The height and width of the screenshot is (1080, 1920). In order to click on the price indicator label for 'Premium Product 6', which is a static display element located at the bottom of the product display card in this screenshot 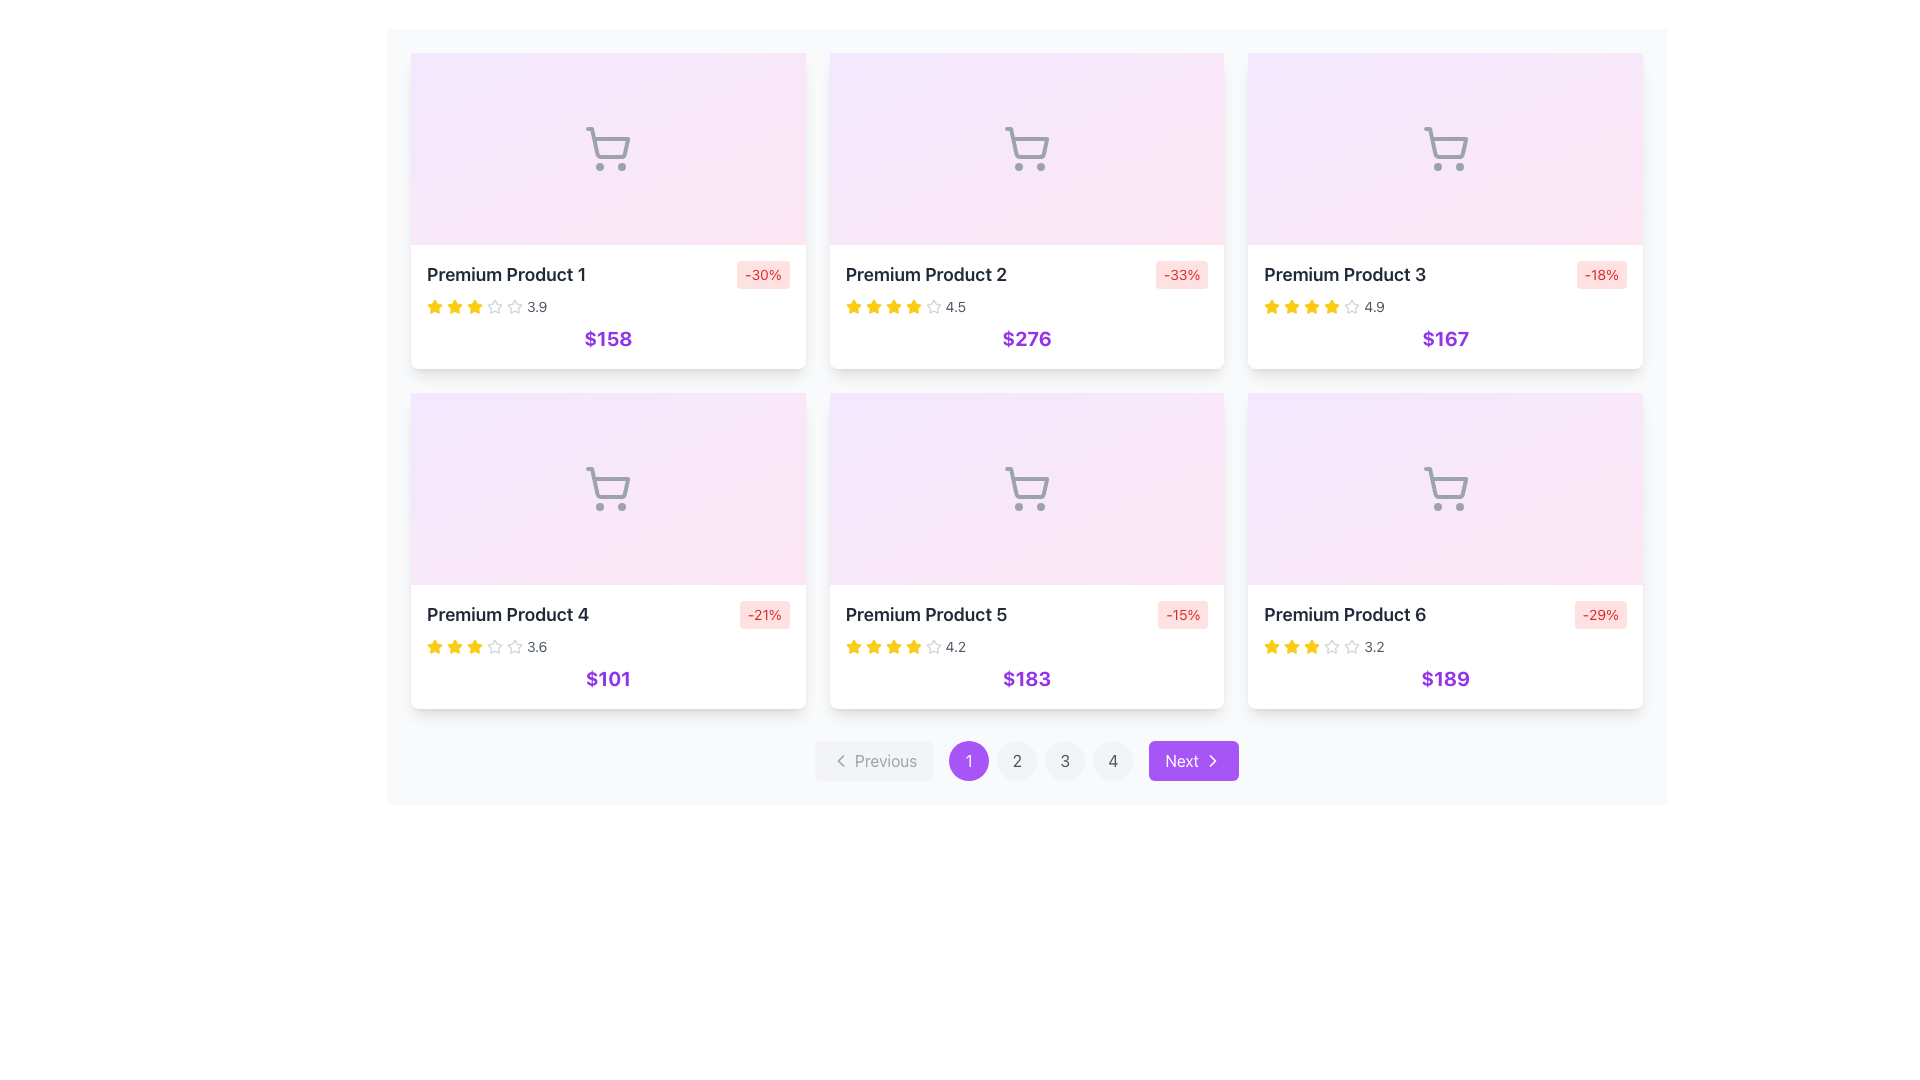, I will do `click(1445, 677)`.